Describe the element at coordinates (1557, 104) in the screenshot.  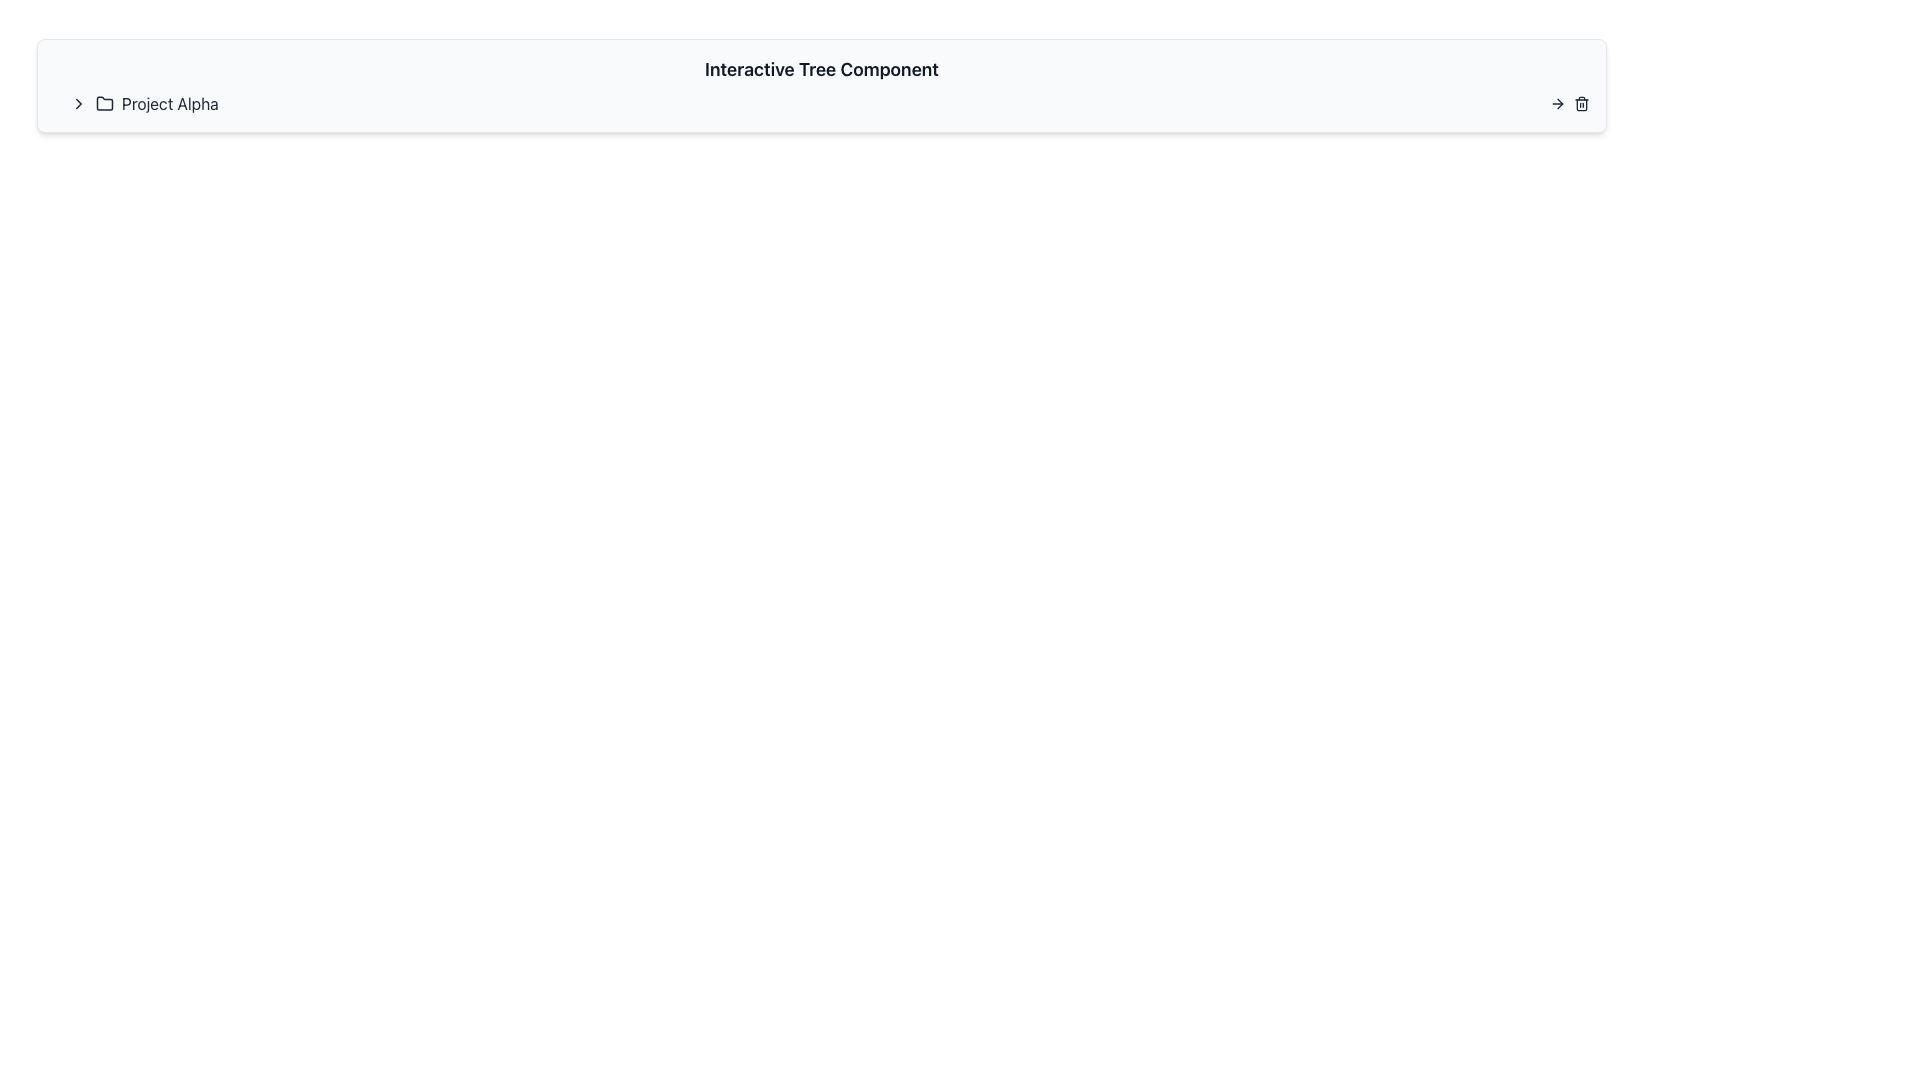
I see `the leftmost rightward arrow icon in the row of interactive icons at the top-right corner of the interface` at that location.